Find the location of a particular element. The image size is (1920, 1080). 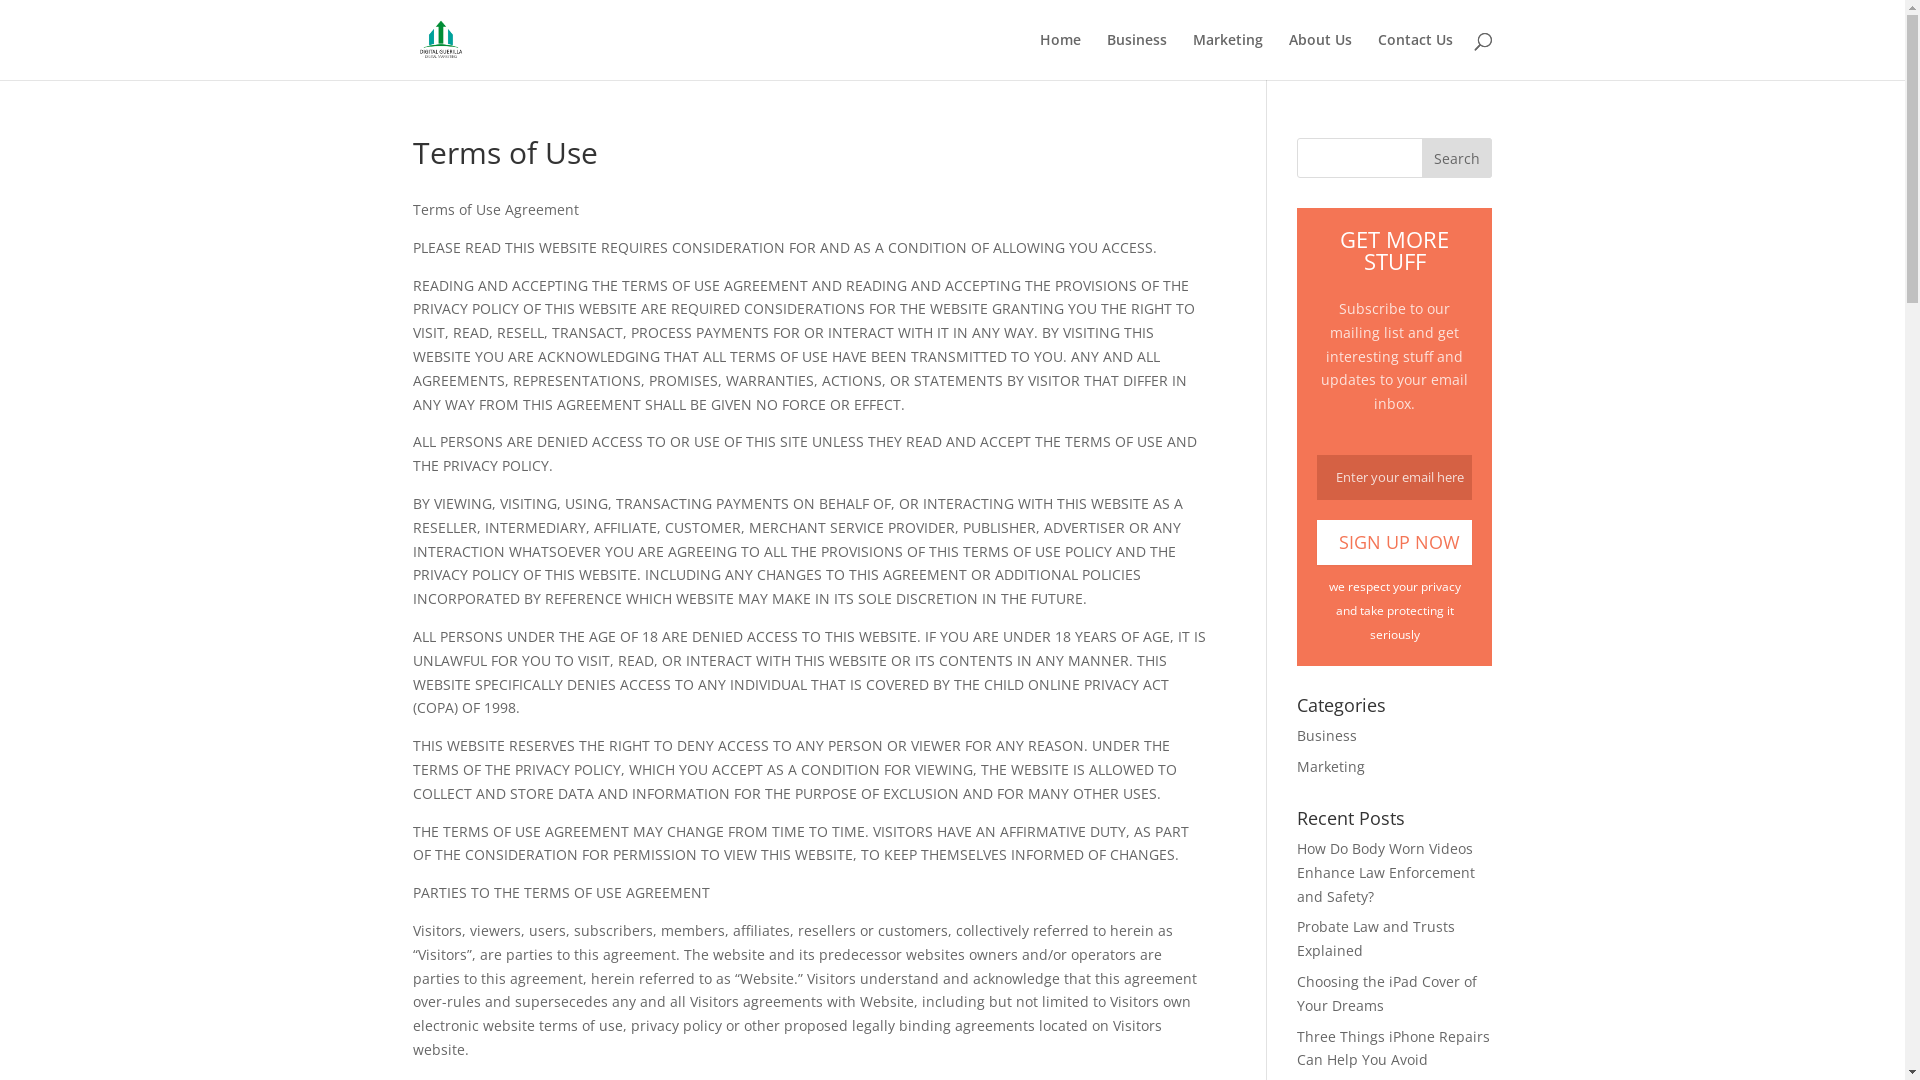

'Home' is located at coordinates (1040, 55).